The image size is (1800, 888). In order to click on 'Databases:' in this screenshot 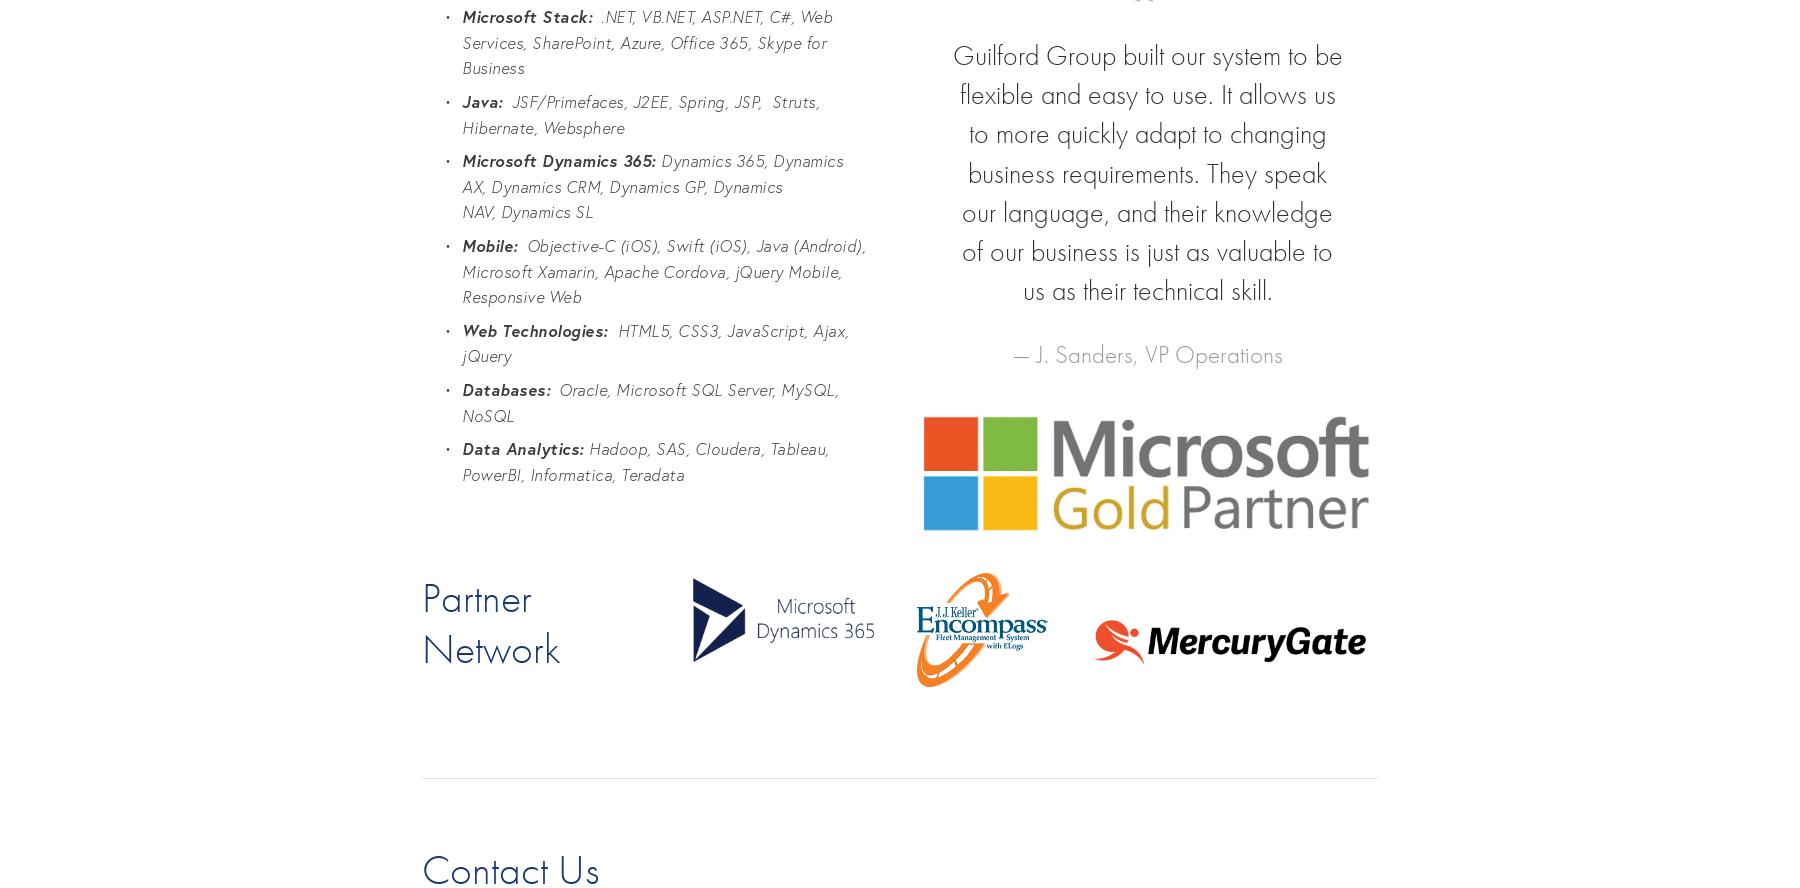, I will do `click(461, 388)`.